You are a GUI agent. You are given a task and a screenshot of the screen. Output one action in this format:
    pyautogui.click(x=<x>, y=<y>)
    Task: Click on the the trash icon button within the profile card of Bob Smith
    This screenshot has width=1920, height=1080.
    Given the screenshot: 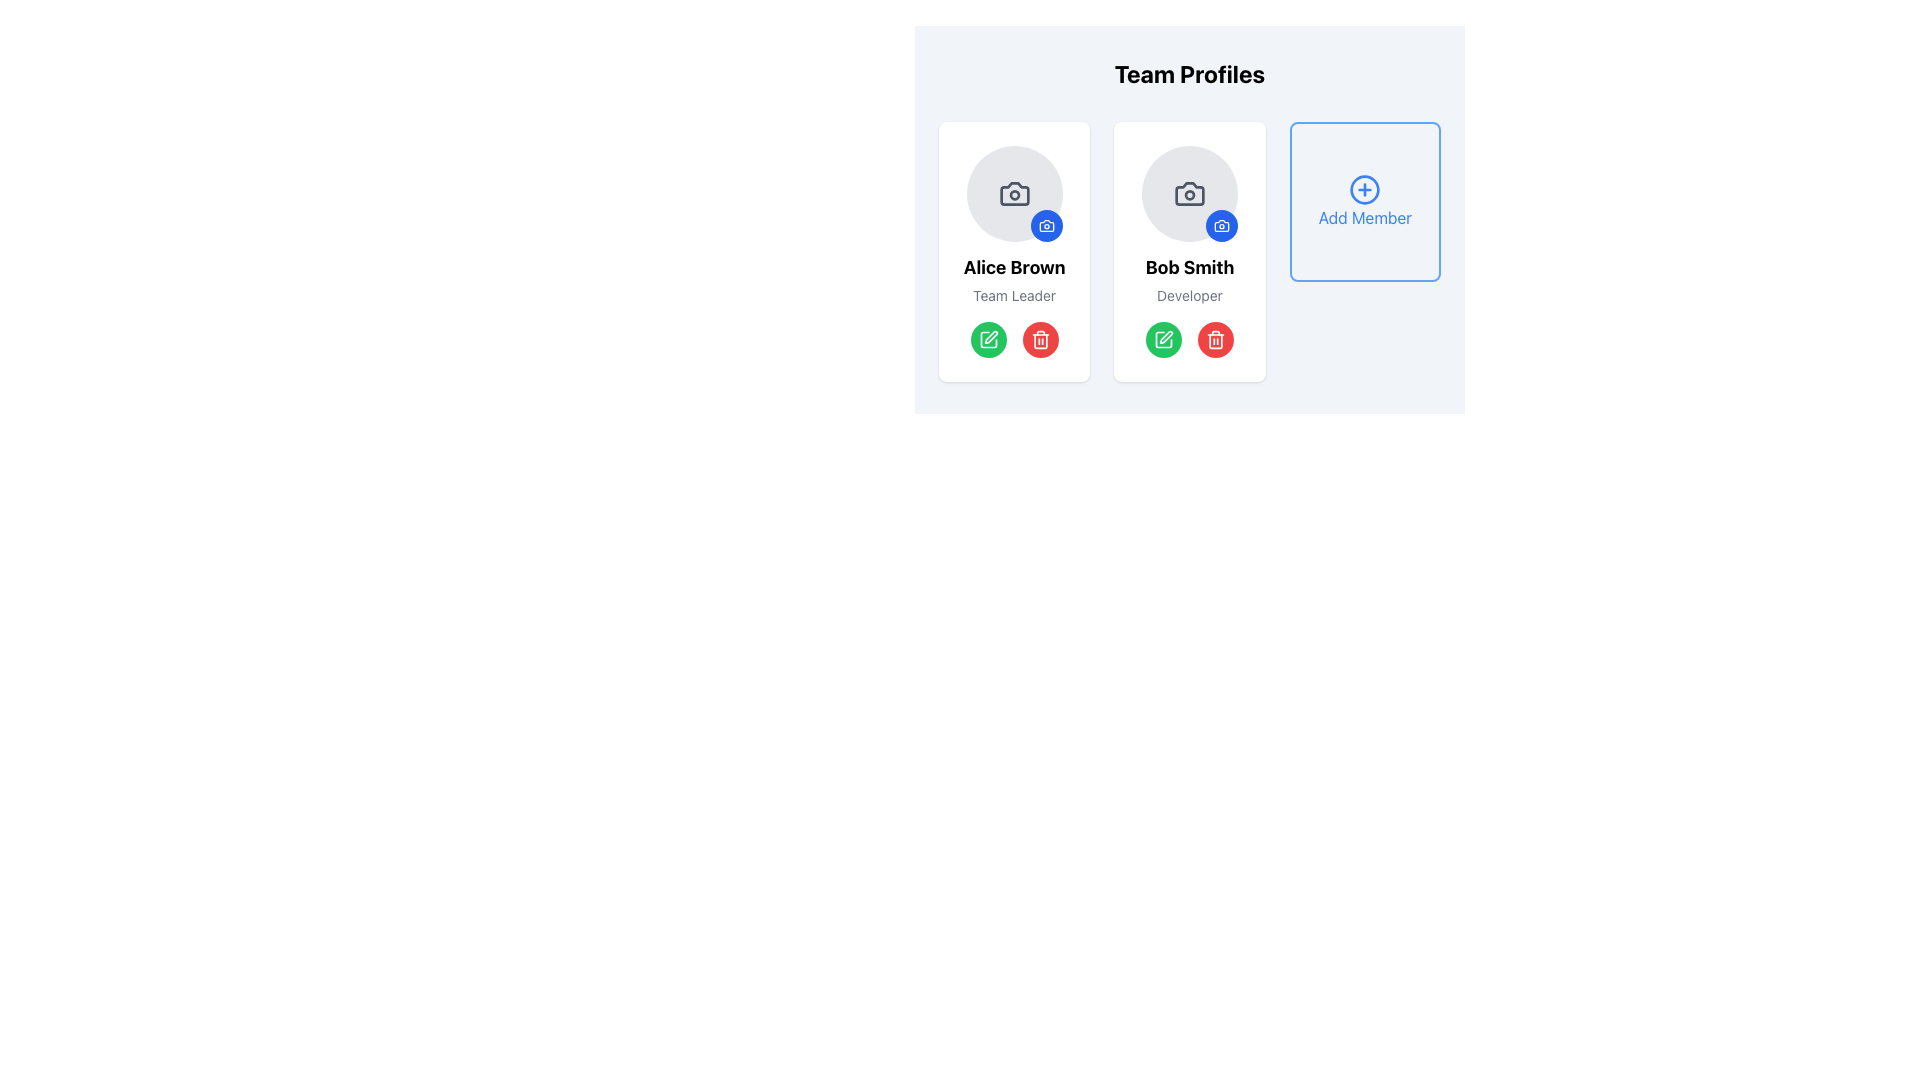 What is the action you would take?
    pyautogui.click(x=1040, y=340)
    